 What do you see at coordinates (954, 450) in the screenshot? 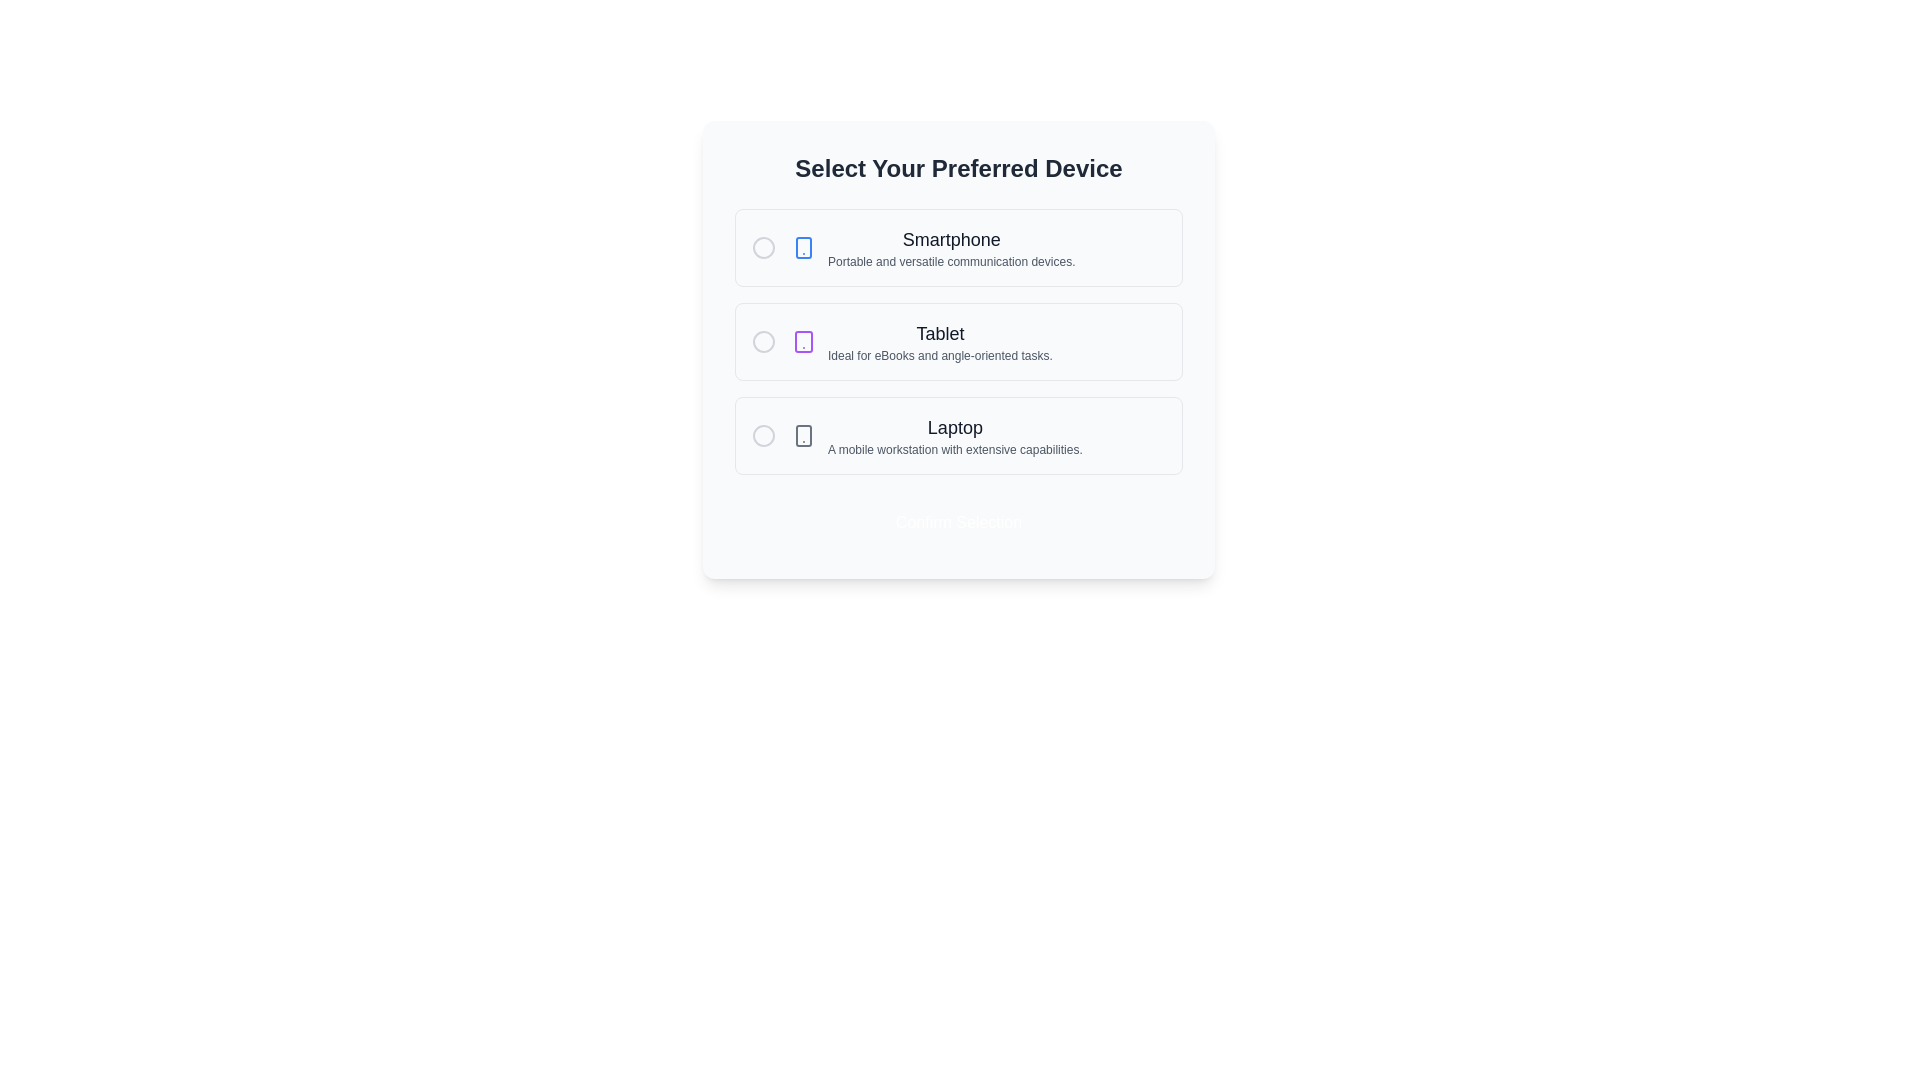
I see `descriptive text 'A mobile workstation with extensive capabilities.' located beneath the label 'Laptop' in the selection panel` at bounding box center [954, 450].